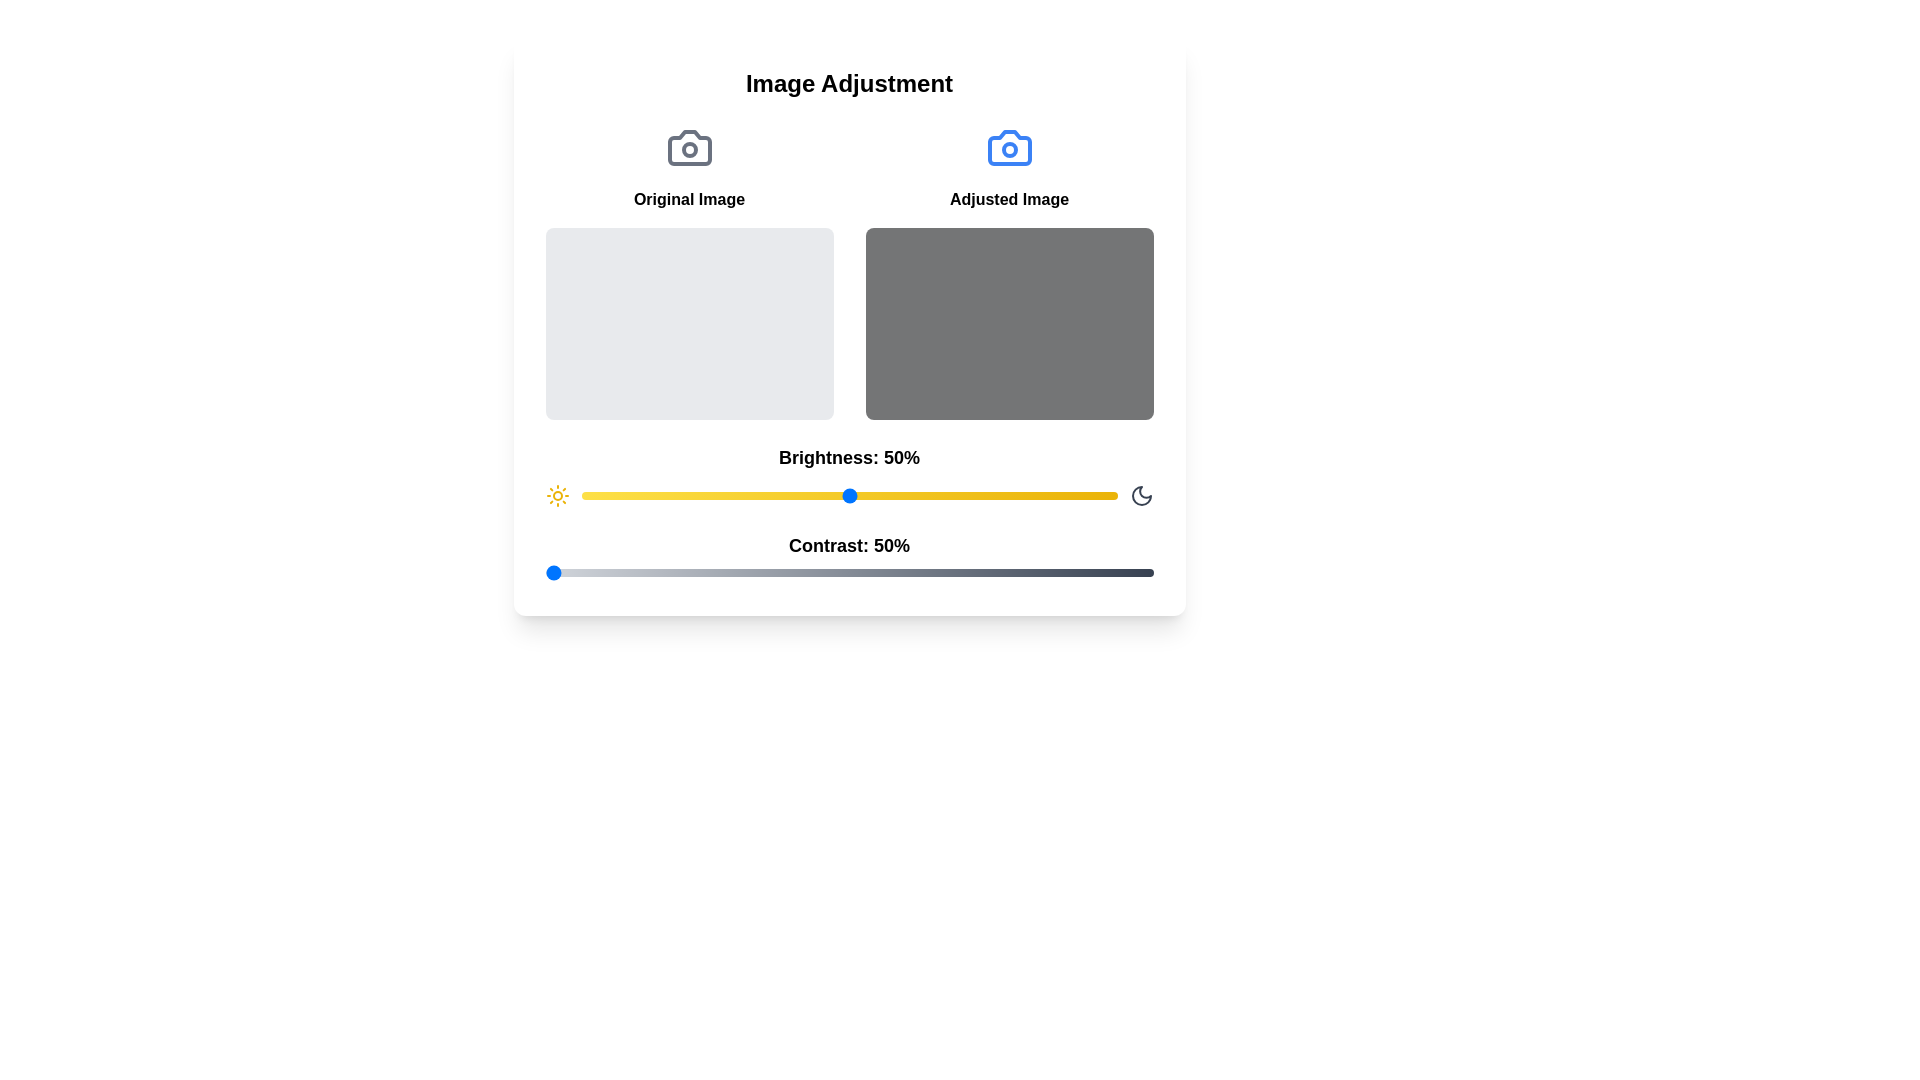 This screenshot has width=1920, height=1080. Describe the element at coordinates (902, 495) in the screenshot. I see `the slider value` at that location.